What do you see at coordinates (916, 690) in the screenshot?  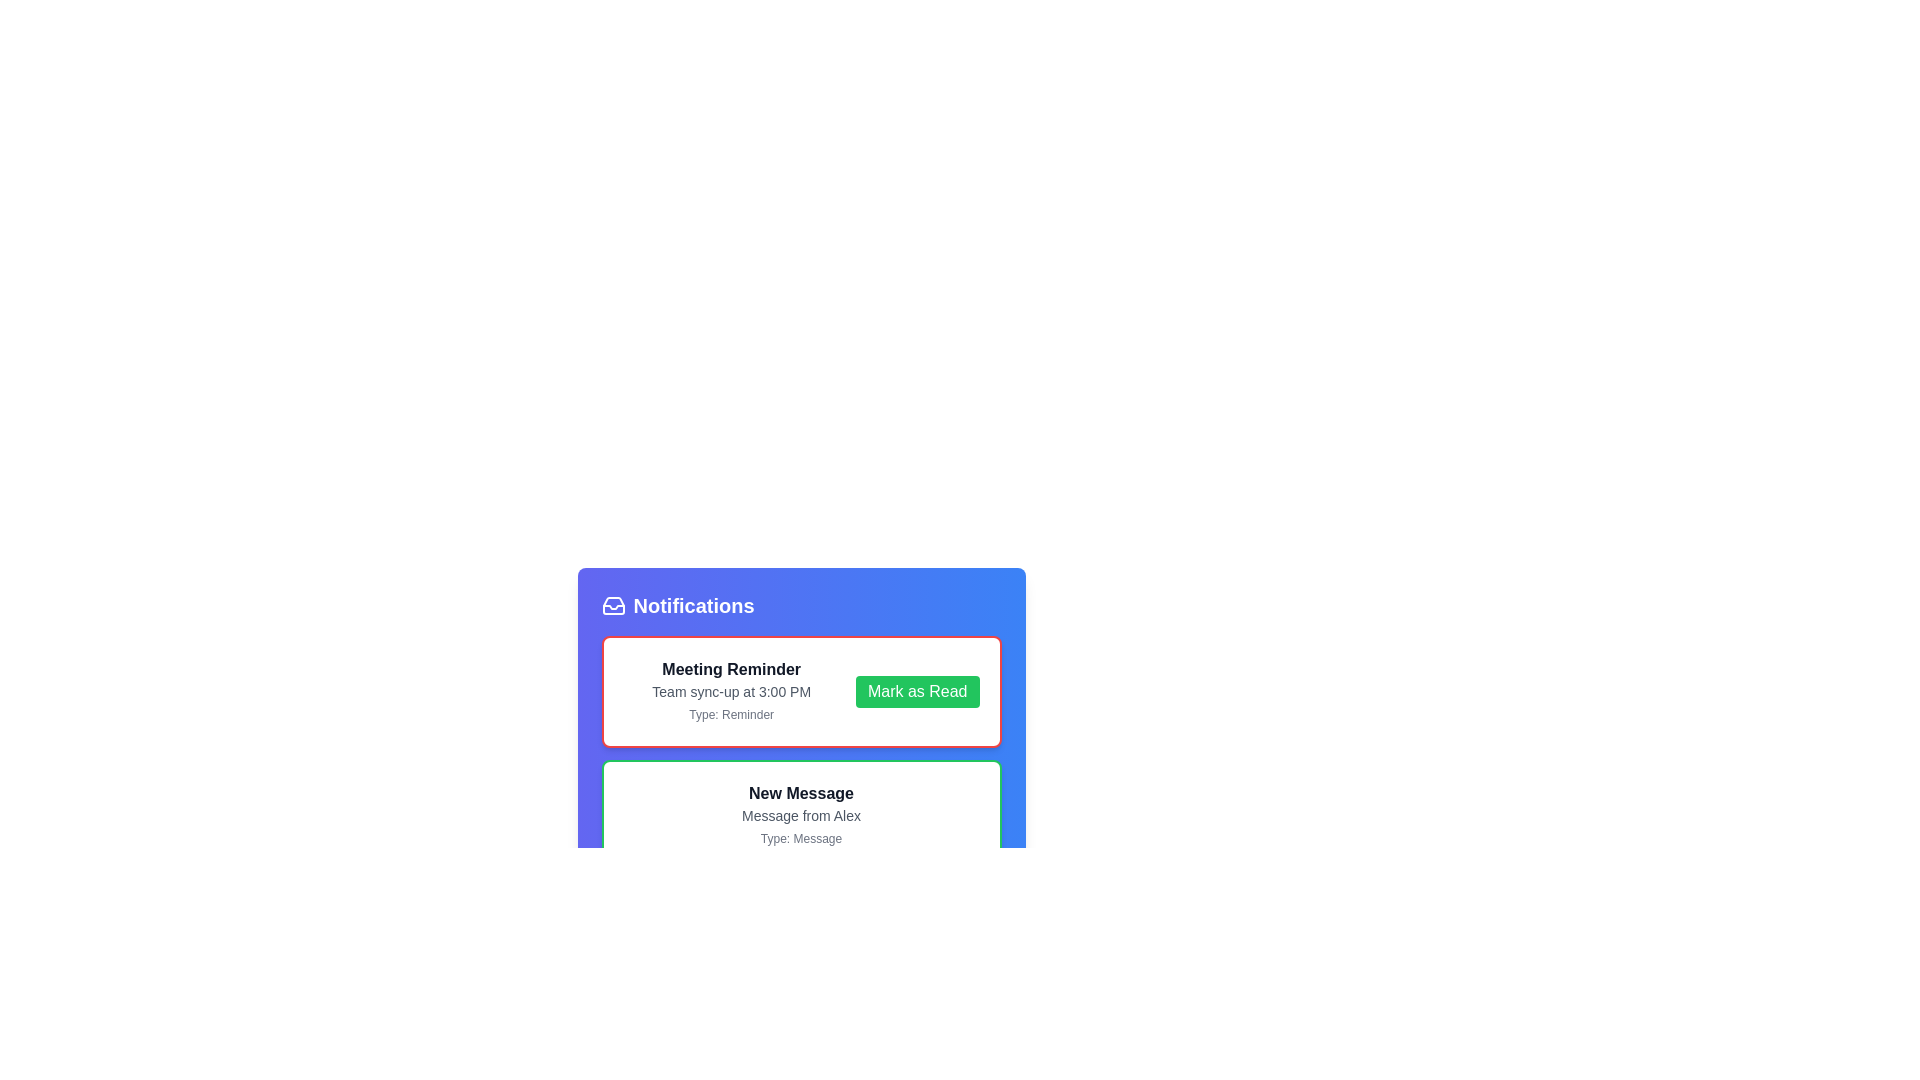 I see `the button that marks the associated notification as read` at bounding box center [916, 690].